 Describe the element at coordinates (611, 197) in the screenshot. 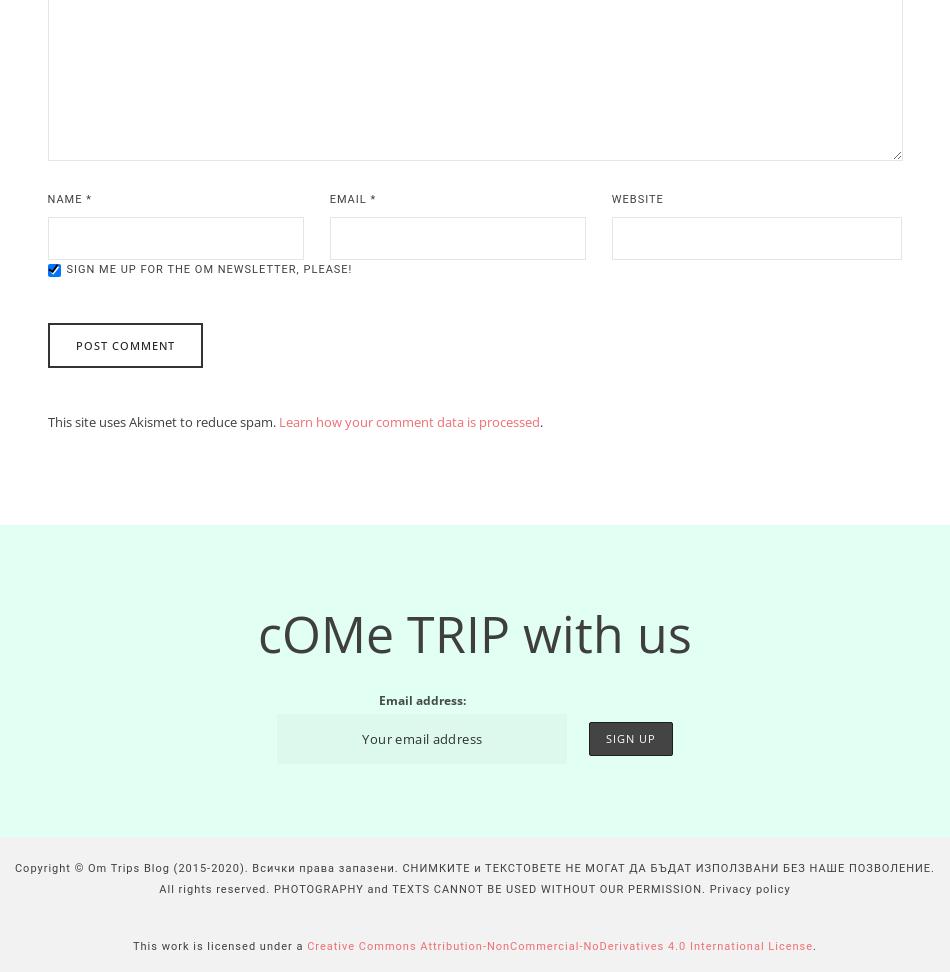

I see `'Website'` at that location.